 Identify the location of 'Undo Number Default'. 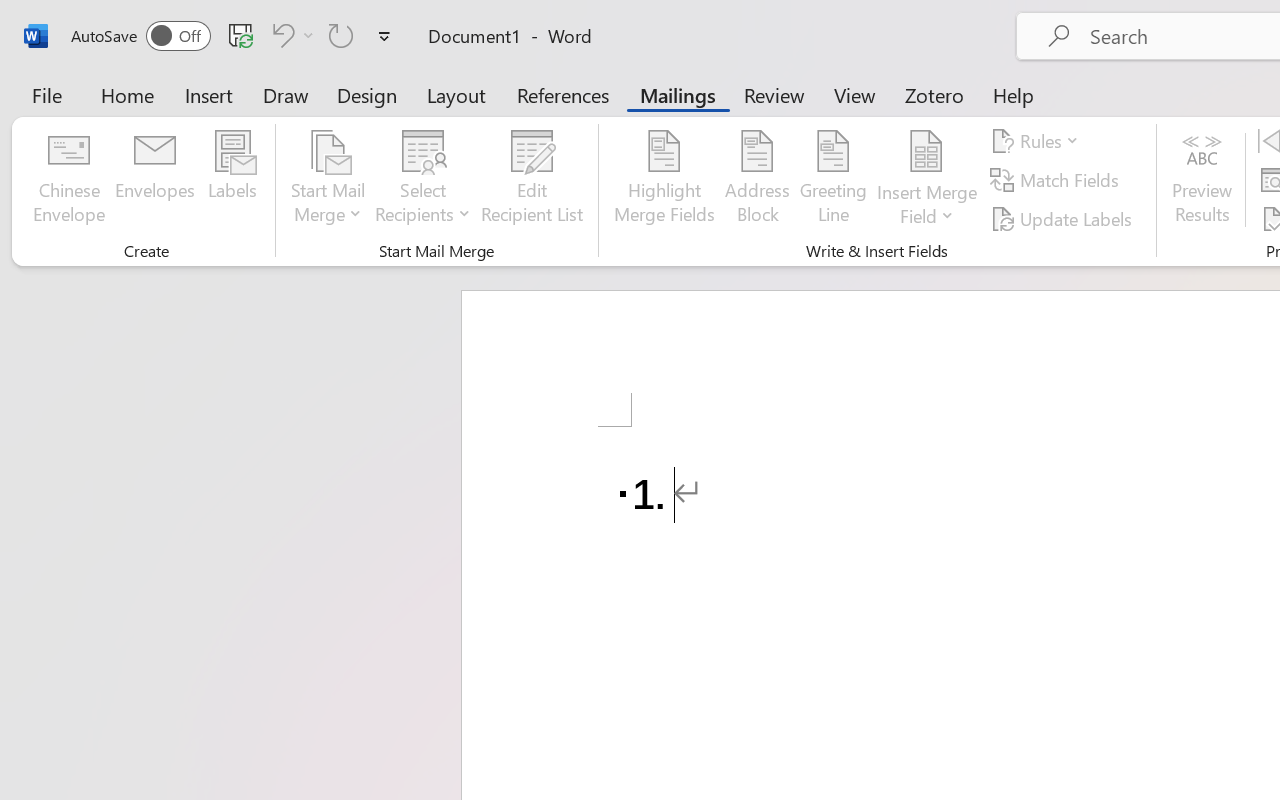
(279, 34).